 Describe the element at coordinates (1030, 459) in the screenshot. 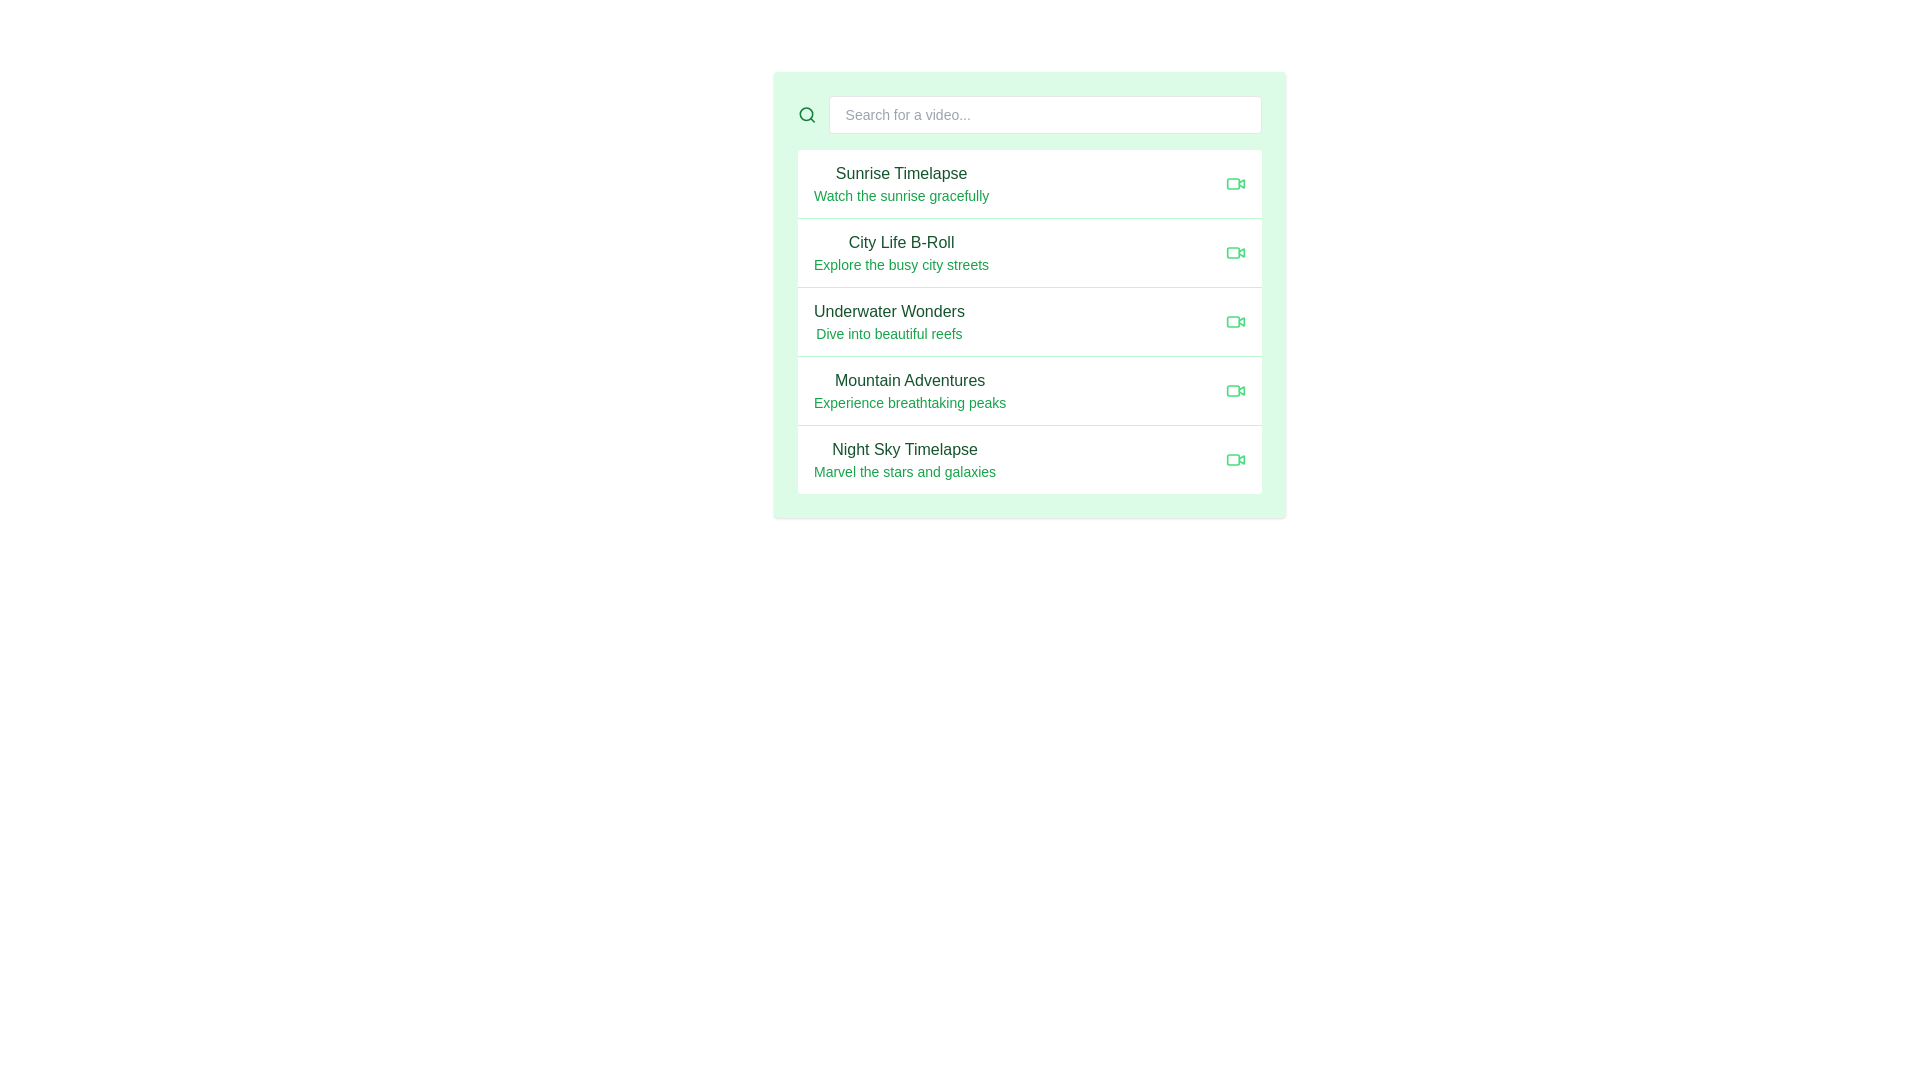

I see `the fifth list item representing 'Night Sky Timelapse'` at that location.